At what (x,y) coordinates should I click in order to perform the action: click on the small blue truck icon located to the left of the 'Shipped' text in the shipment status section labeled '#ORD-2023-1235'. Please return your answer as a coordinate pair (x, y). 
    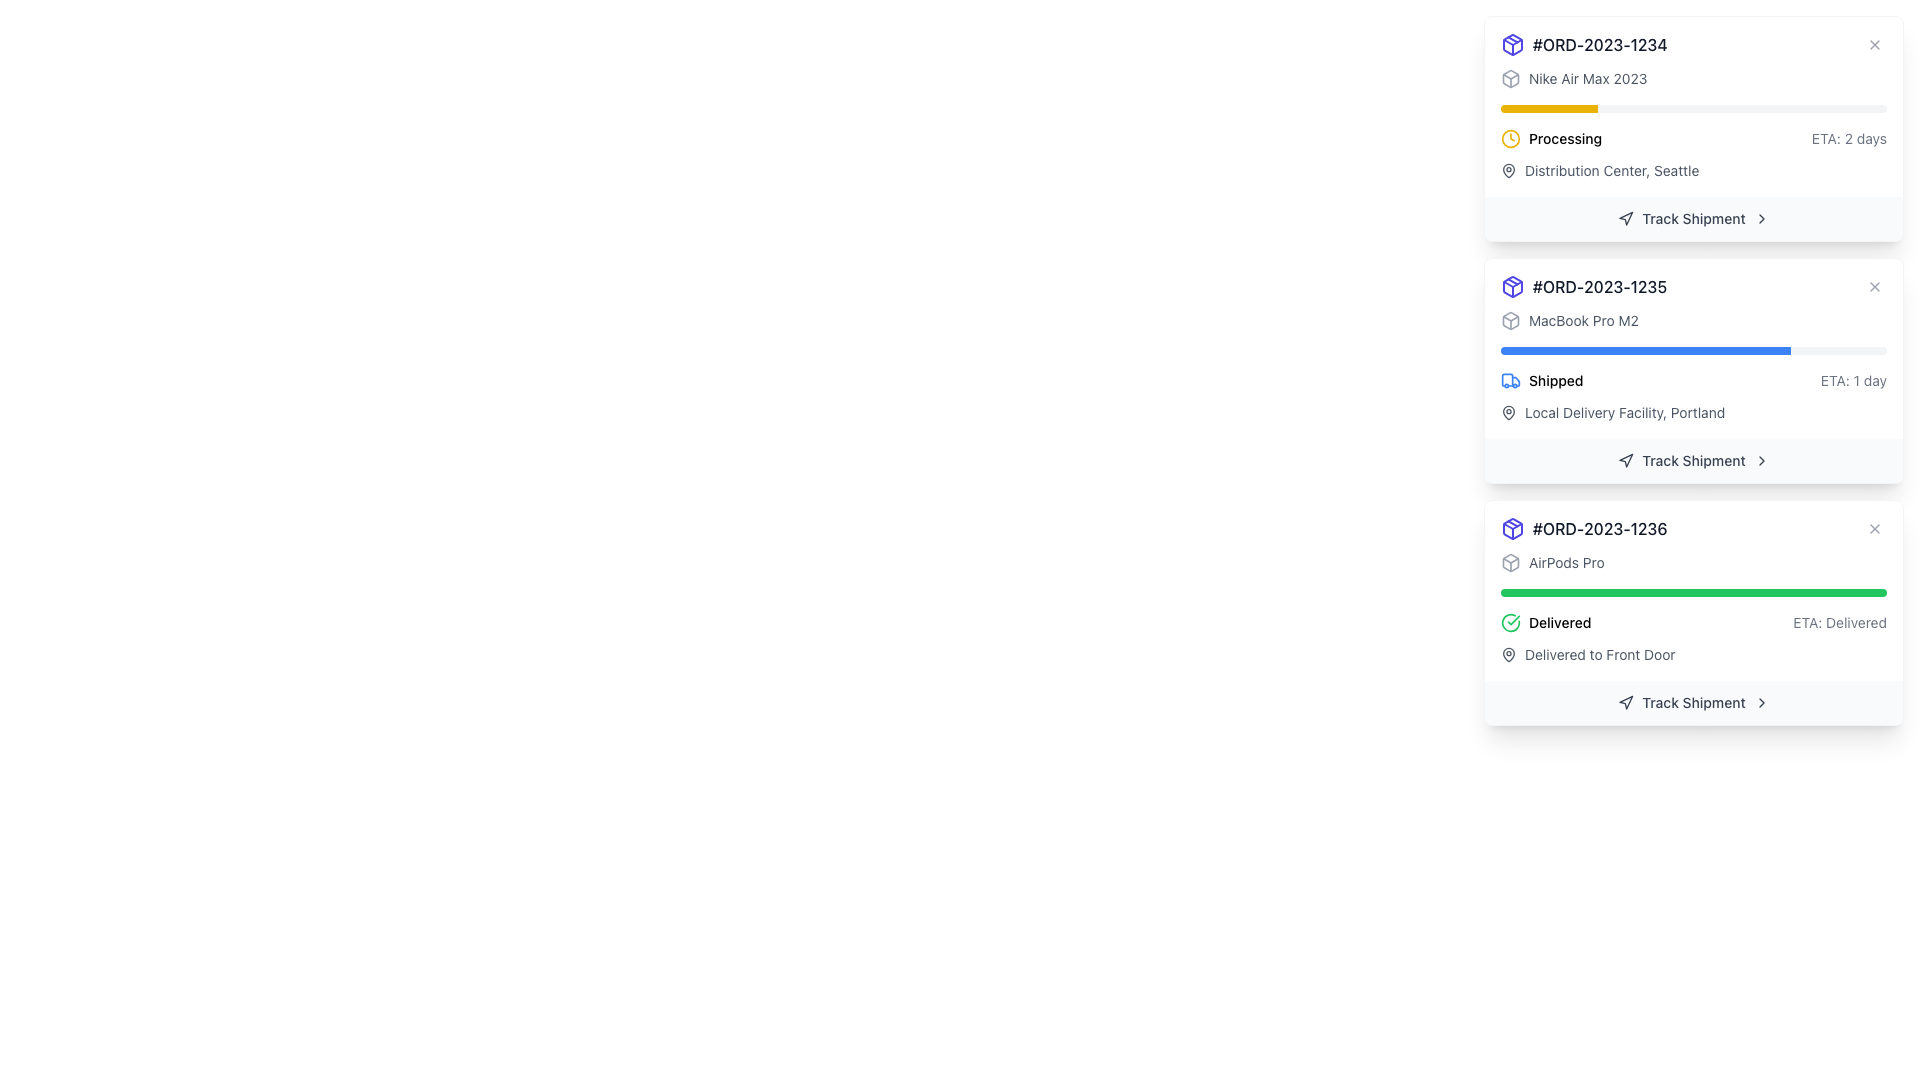
    Looking at the image, I should click on (1511, 381).